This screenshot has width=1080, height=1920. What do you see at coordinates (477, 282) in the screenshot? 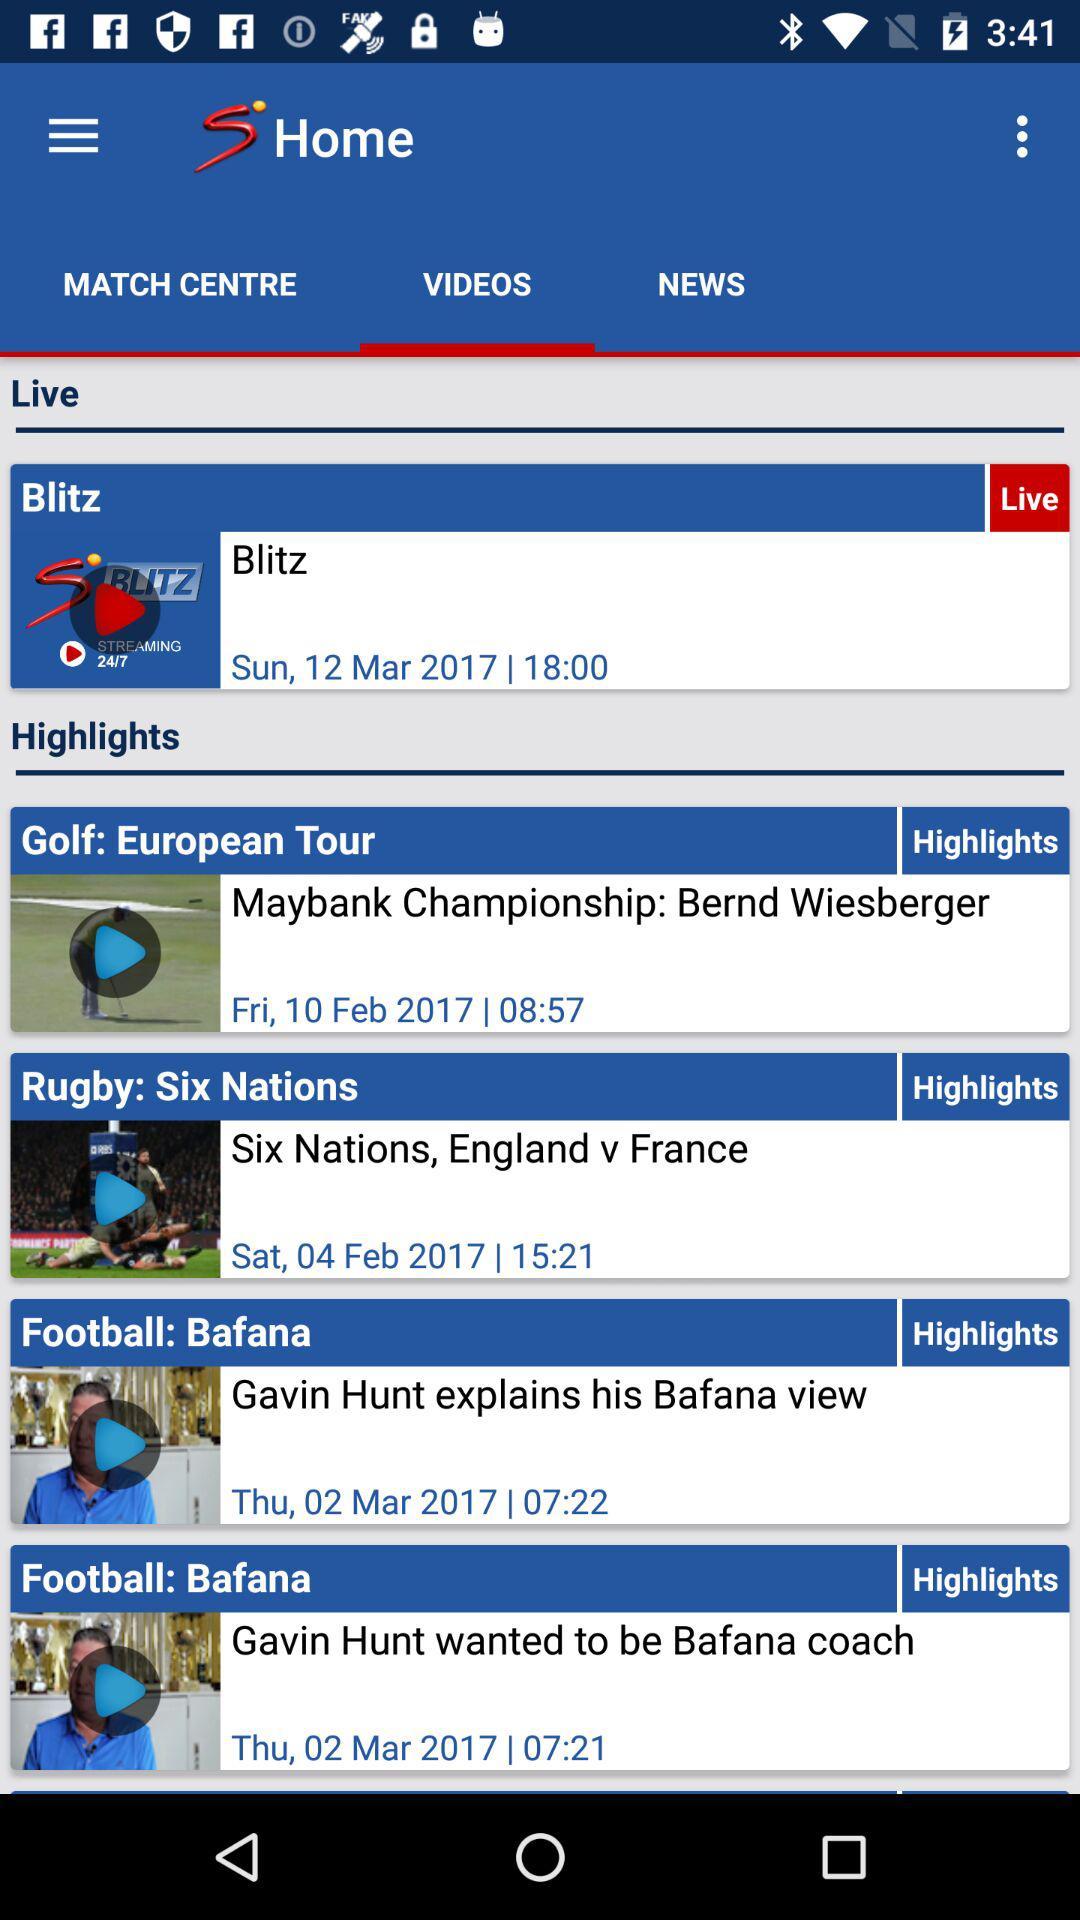
I see `the videos icon` at bounding box center [477, 282].